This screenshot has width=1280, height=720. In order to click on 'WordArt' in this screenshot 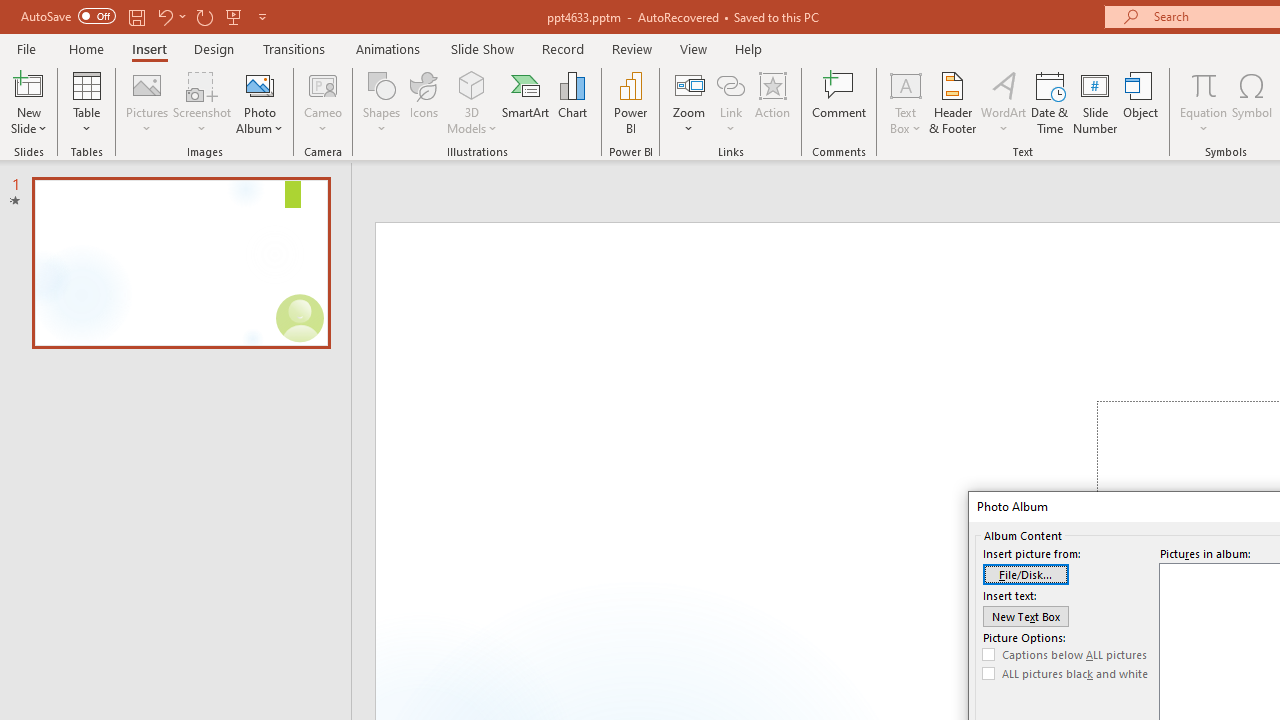, I will do `click(1004, 103)`.